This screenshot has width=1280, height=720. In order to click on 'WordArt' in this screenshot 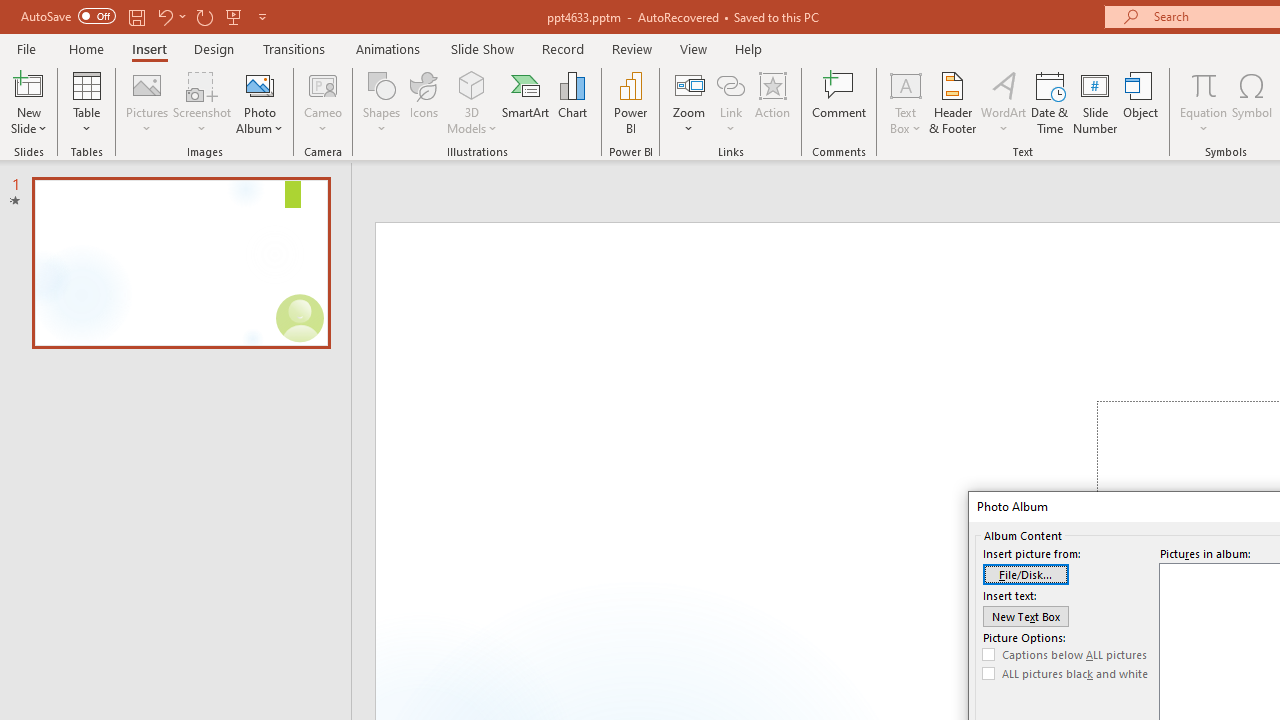, I will do `click(1004, 103)`.